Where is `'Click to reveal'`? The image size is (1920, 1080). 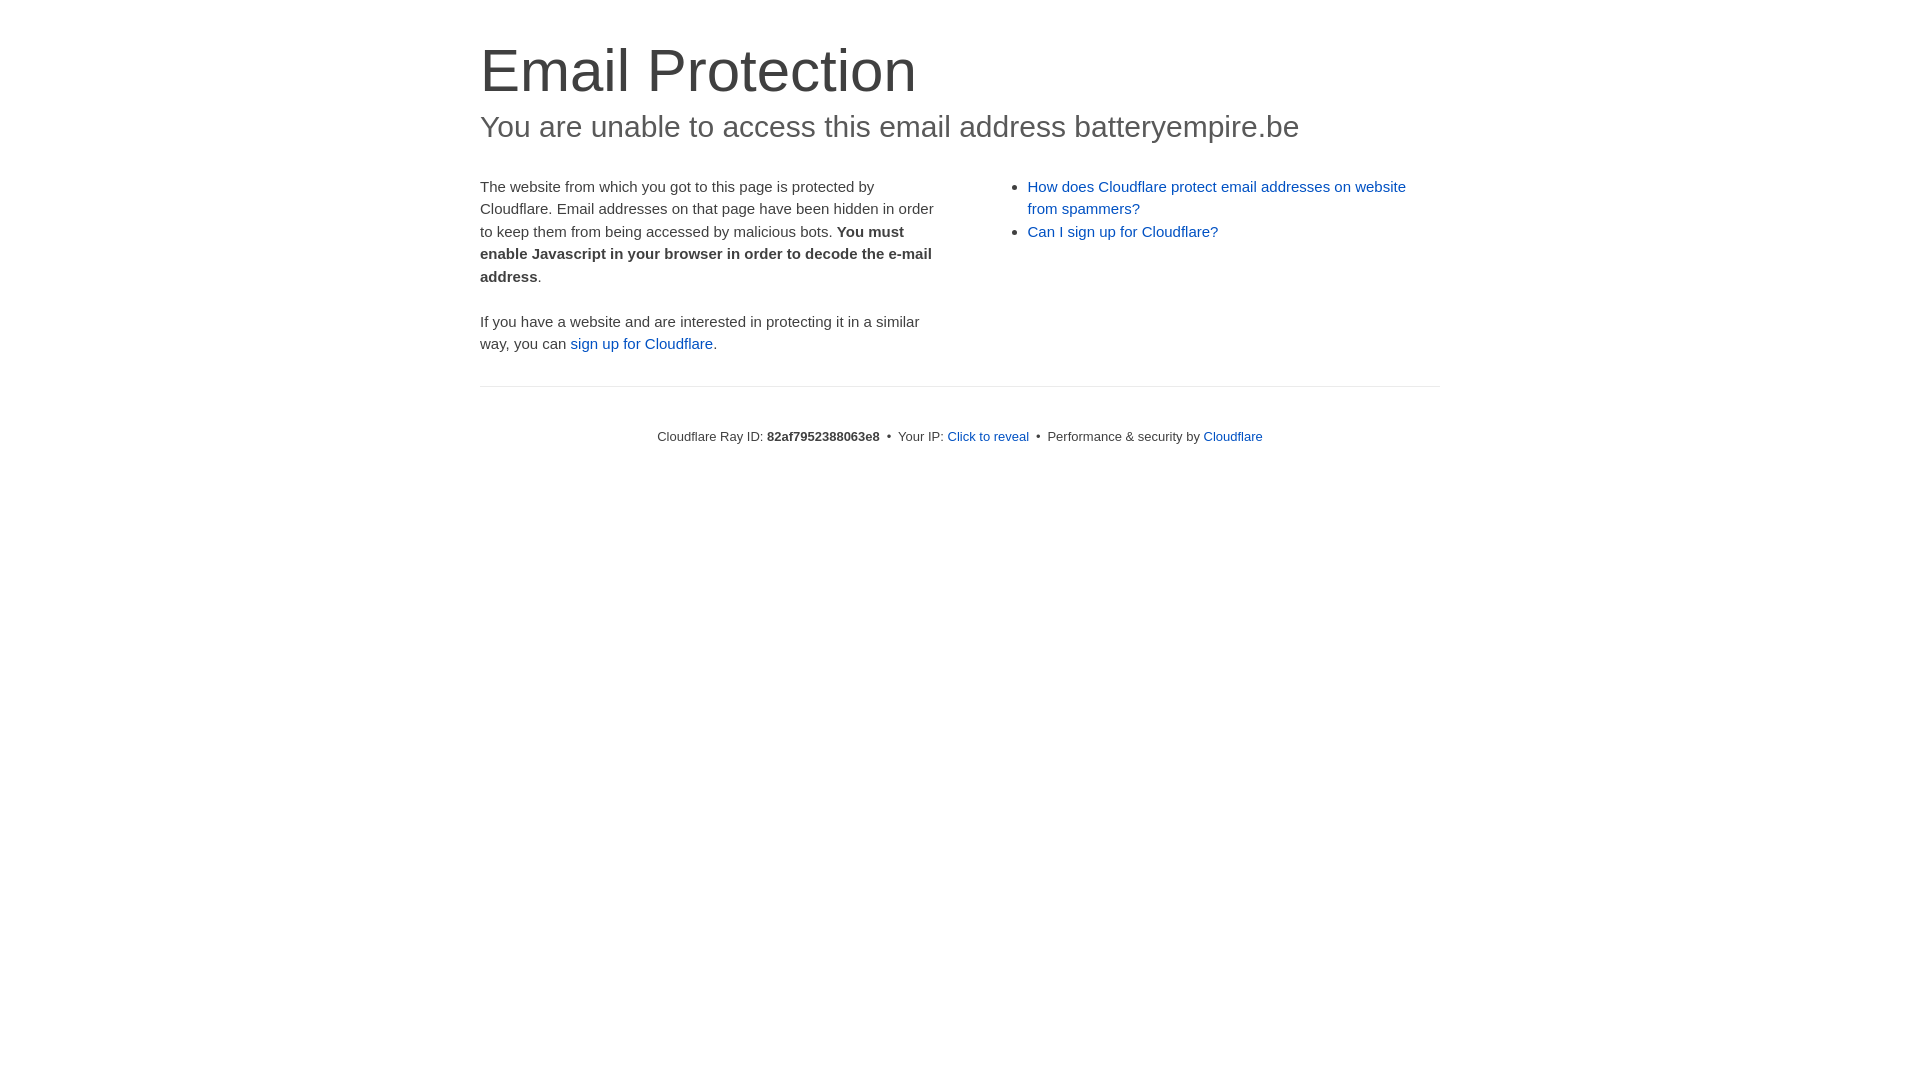 'Click to reveal' is located at coordinates (947, 435).